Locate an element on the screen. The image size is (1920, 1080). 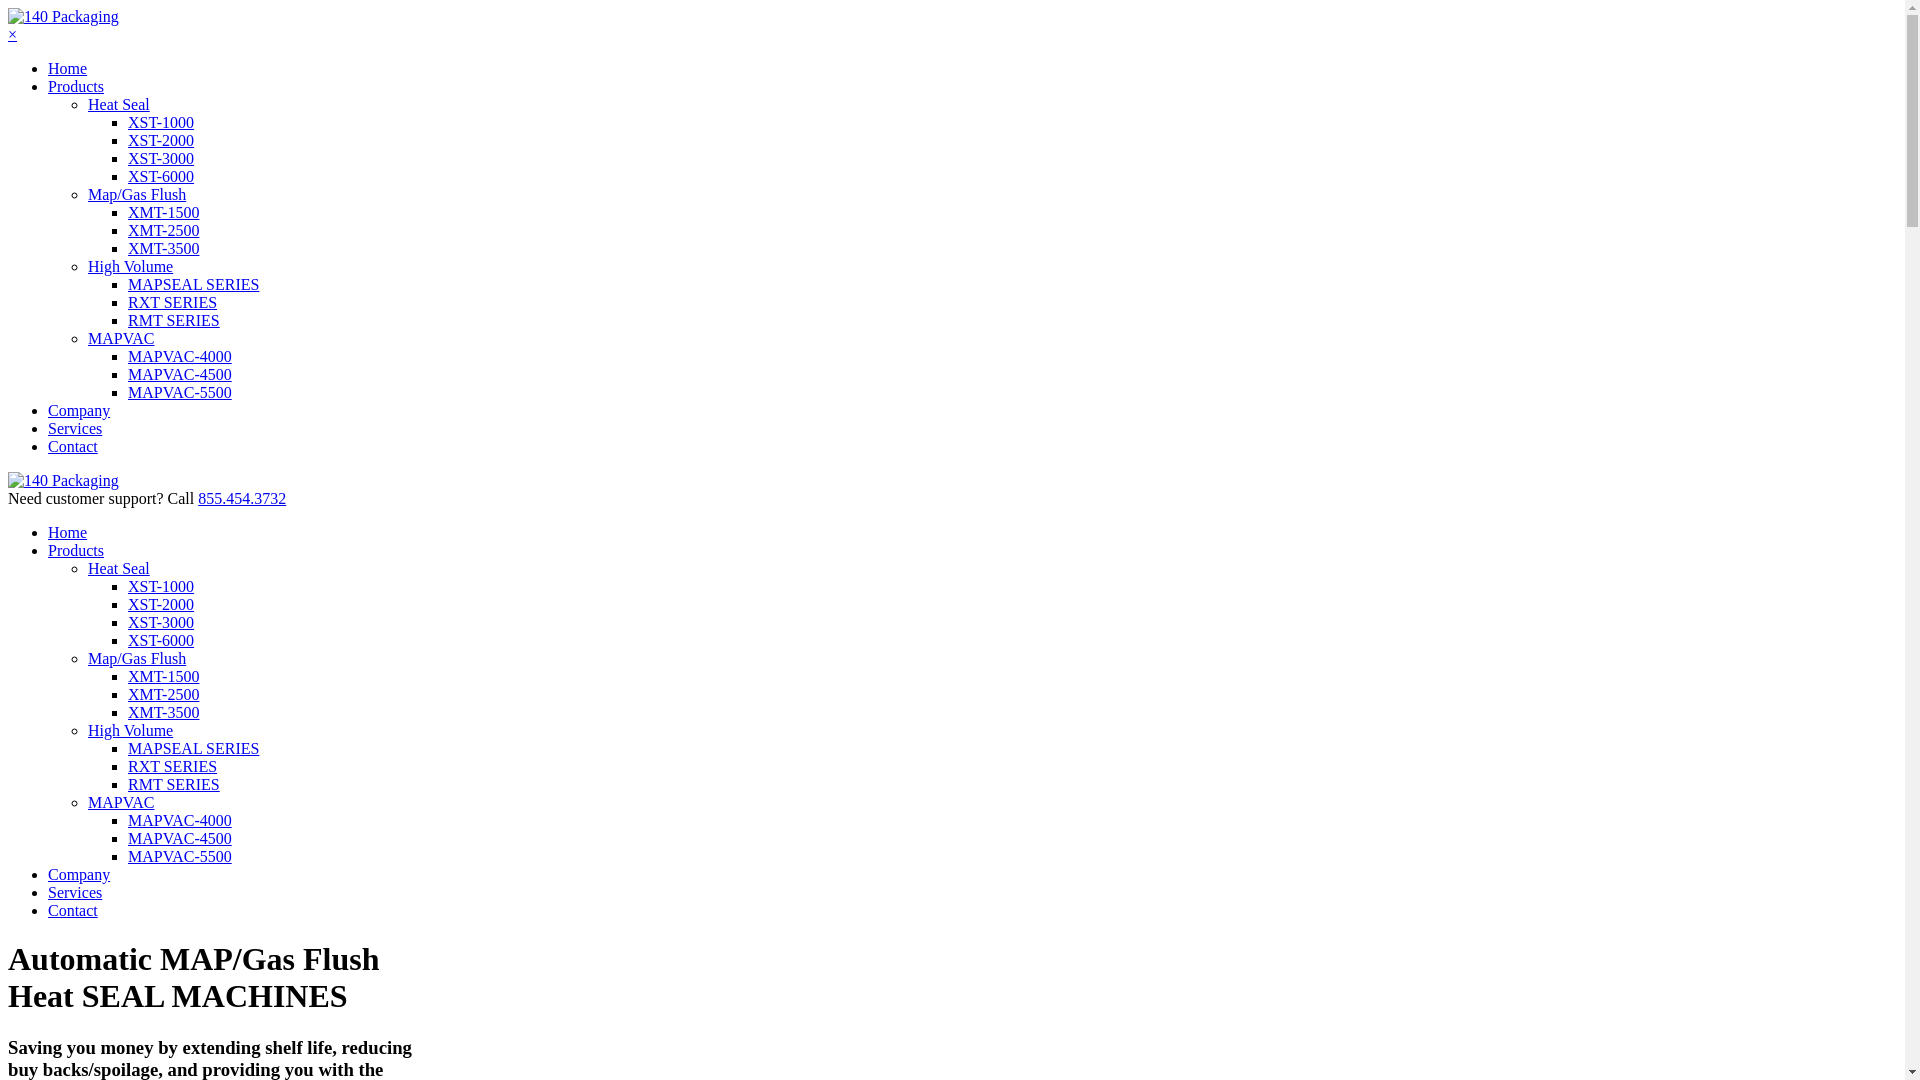
'High Volume' is located at coordinates (86, 265).